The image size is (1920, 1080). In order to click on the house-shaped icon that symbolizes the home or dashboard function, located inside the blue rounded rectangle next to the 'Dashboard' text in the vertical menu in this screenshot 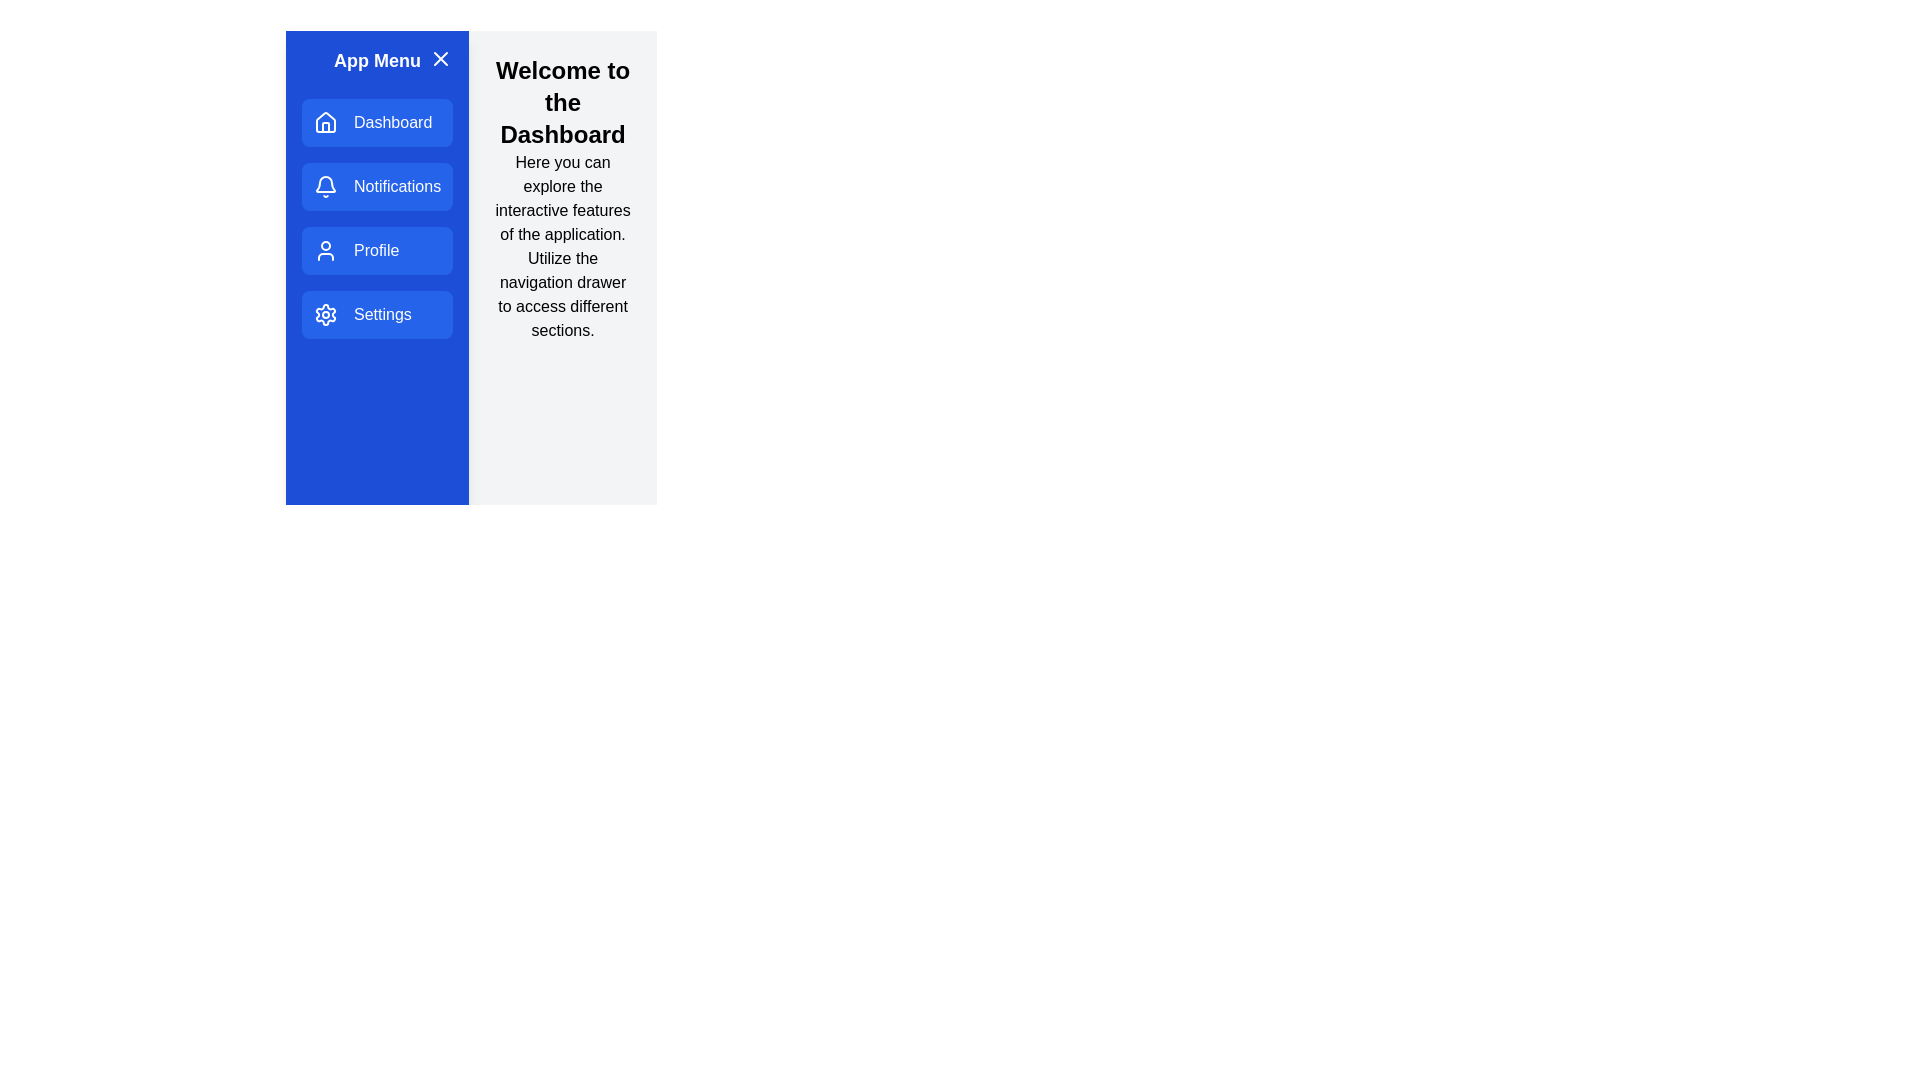, I will do `click(326, 123)`.